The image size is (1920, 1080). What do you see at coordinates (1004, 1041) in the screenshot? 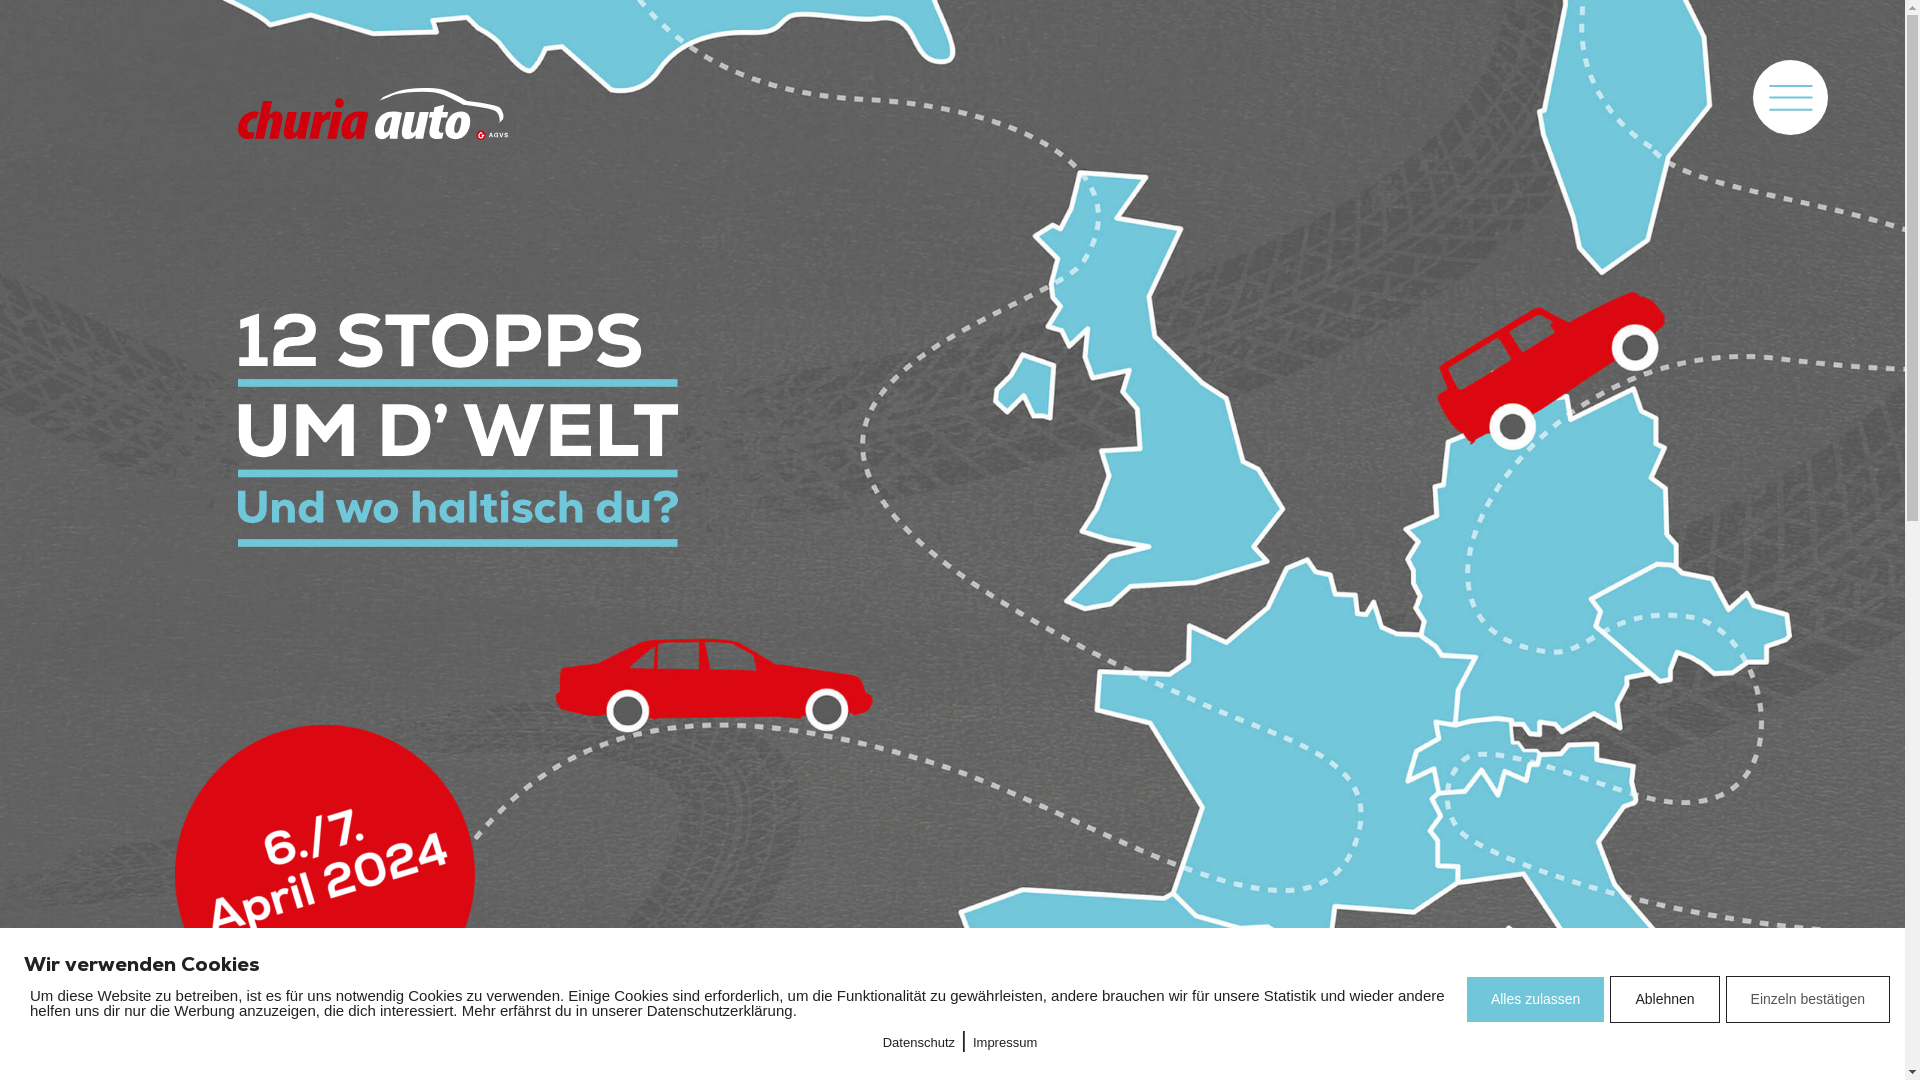
I see `'Impressum'` at bounding box center [1004, 1041].